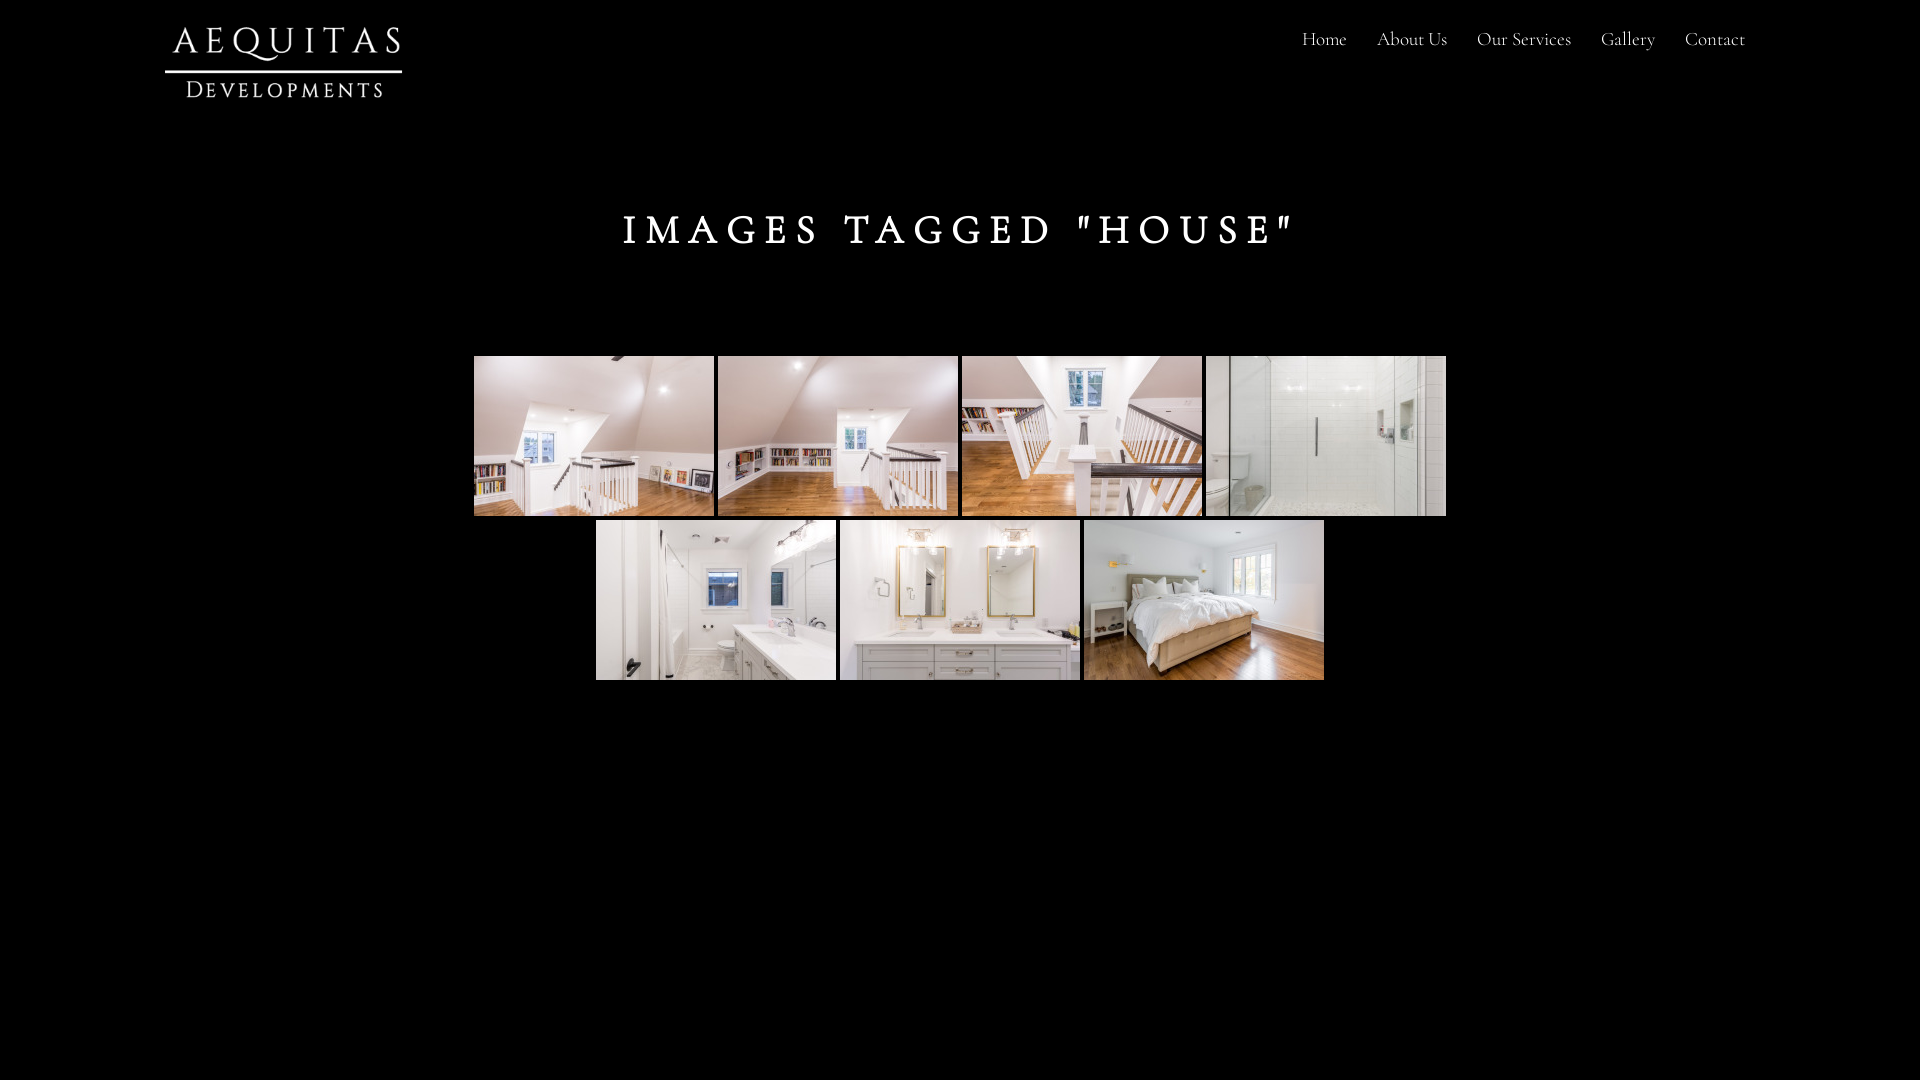 This screenshot has width=1920, height=1080. I want to click on 'Our Services', so click(1522, 39).